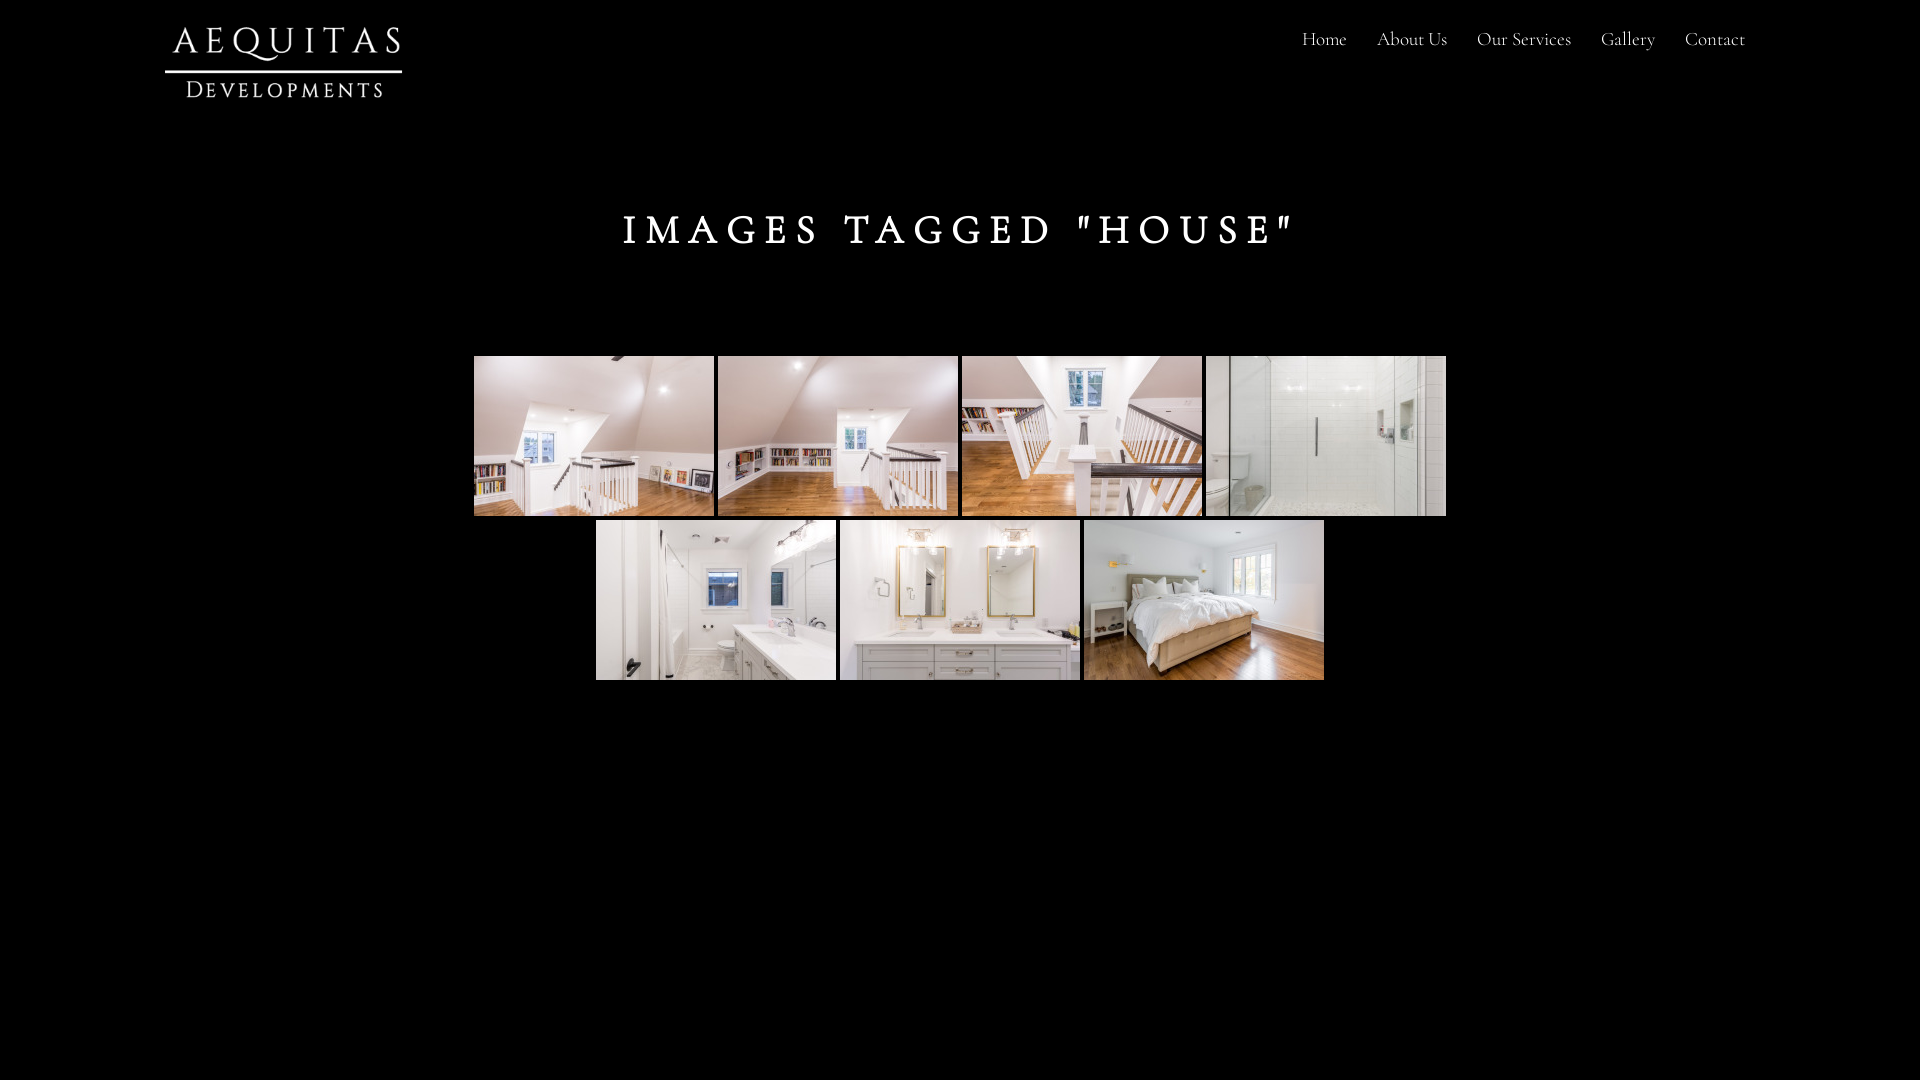 This screenshot has width=1920, height=1080. I want to click on 'Our Services', so click(1522, 39).